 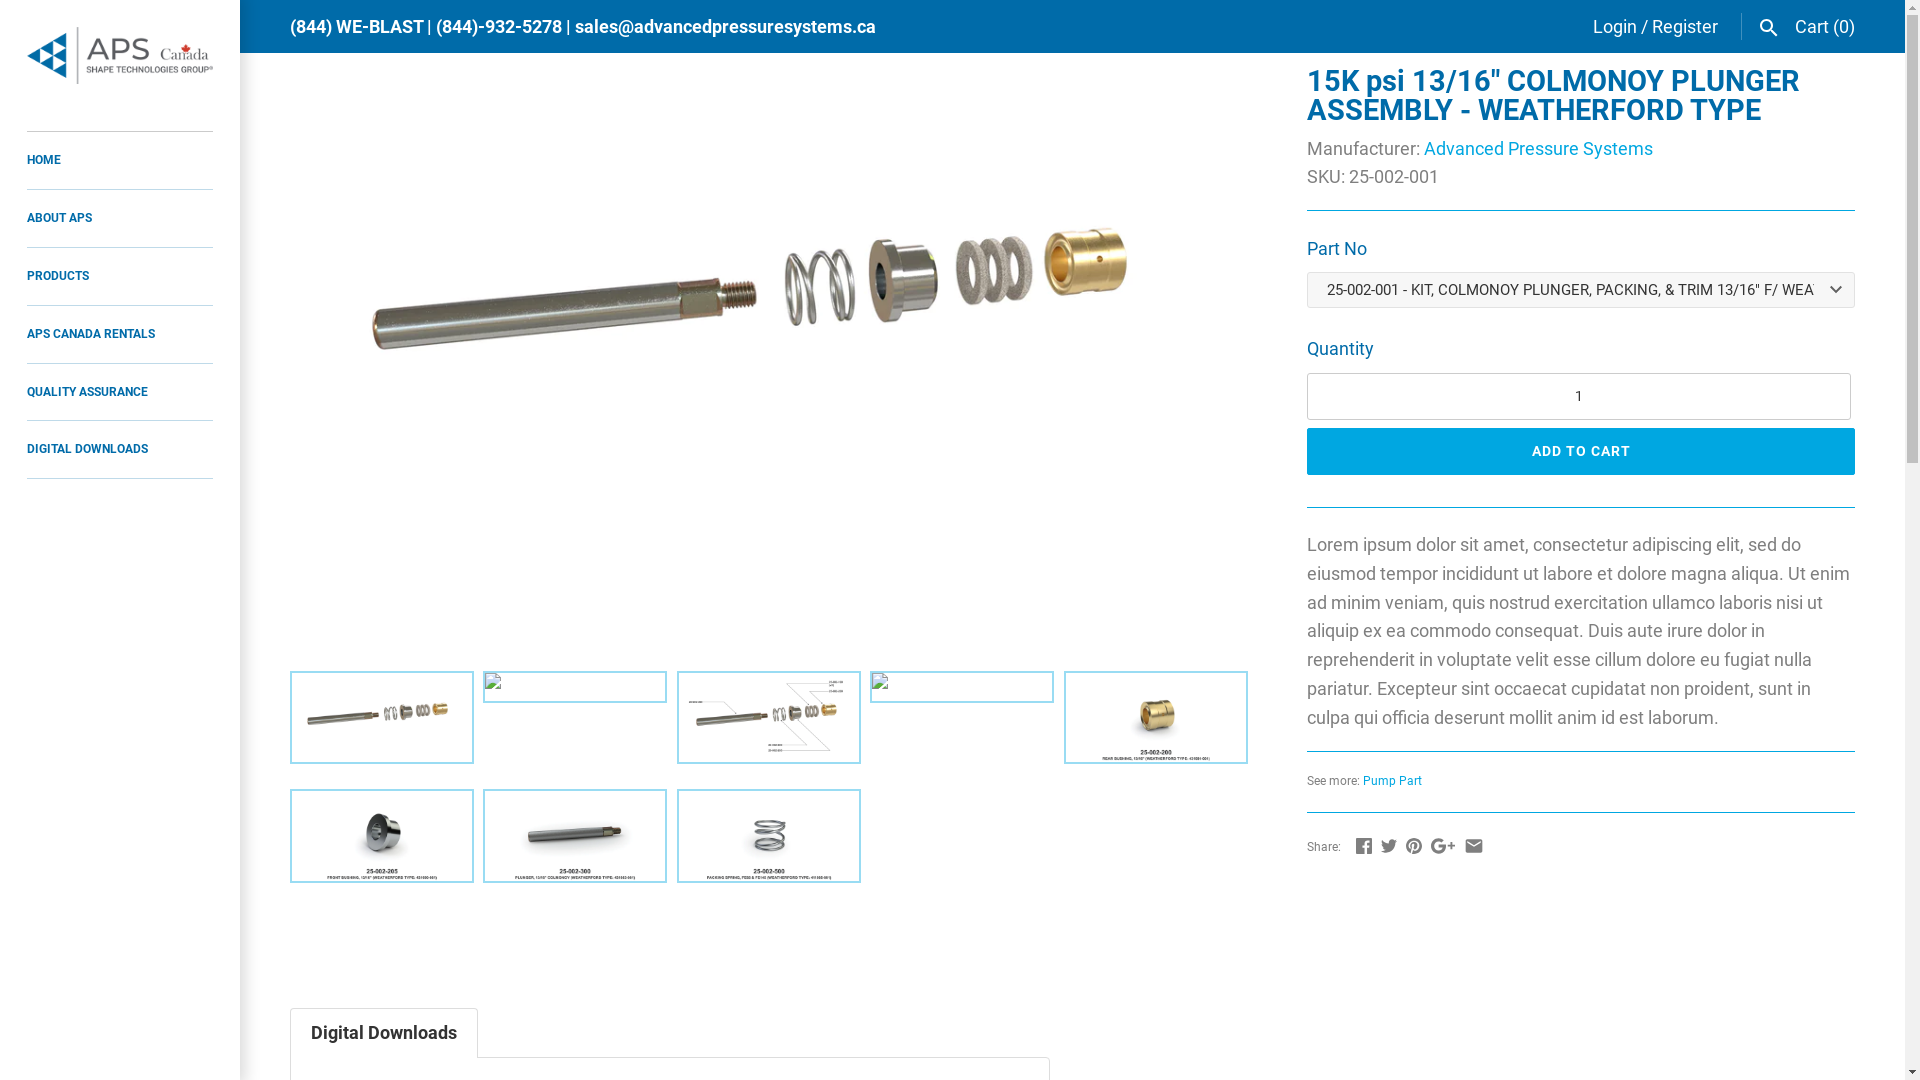 I want to click on 'DIGITAL DOWNLOADS', so click(x=119, y=450).